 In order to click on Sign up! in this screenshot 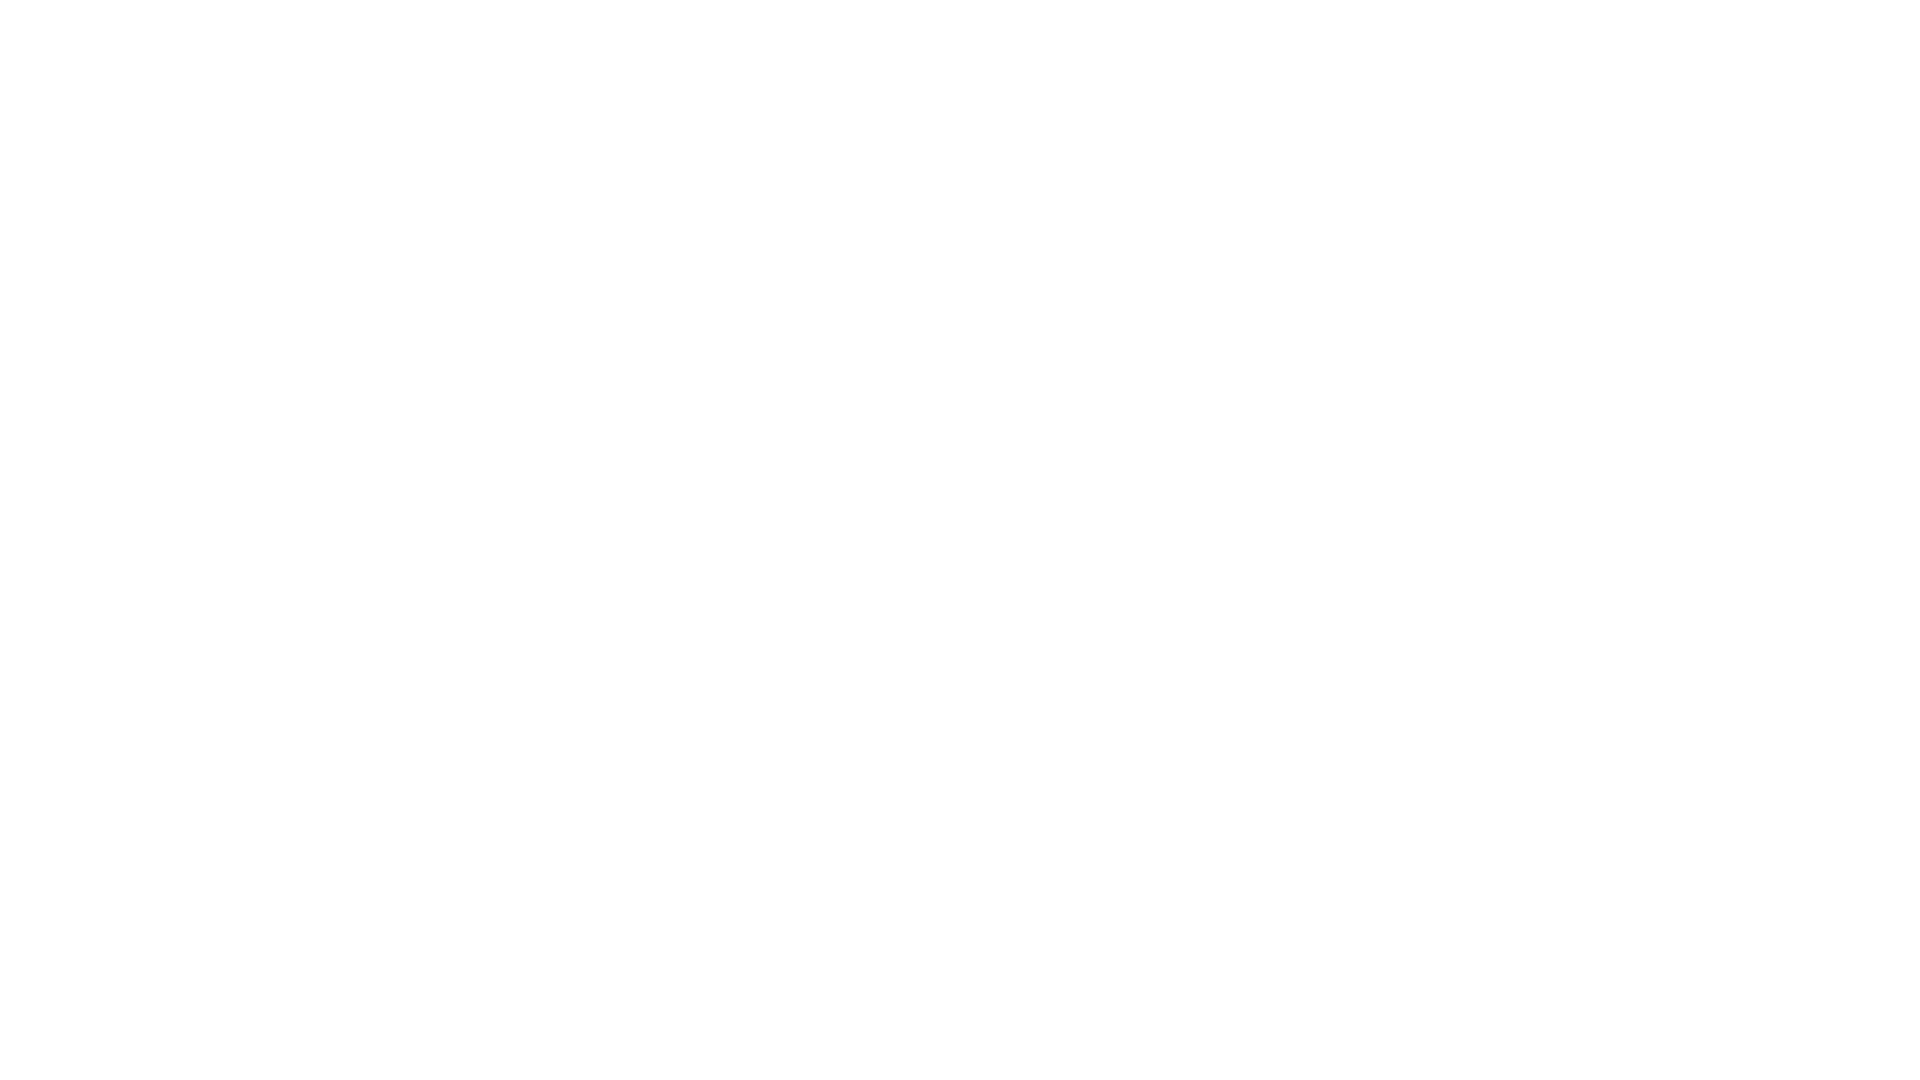, I will do `click(1602, 342)`.